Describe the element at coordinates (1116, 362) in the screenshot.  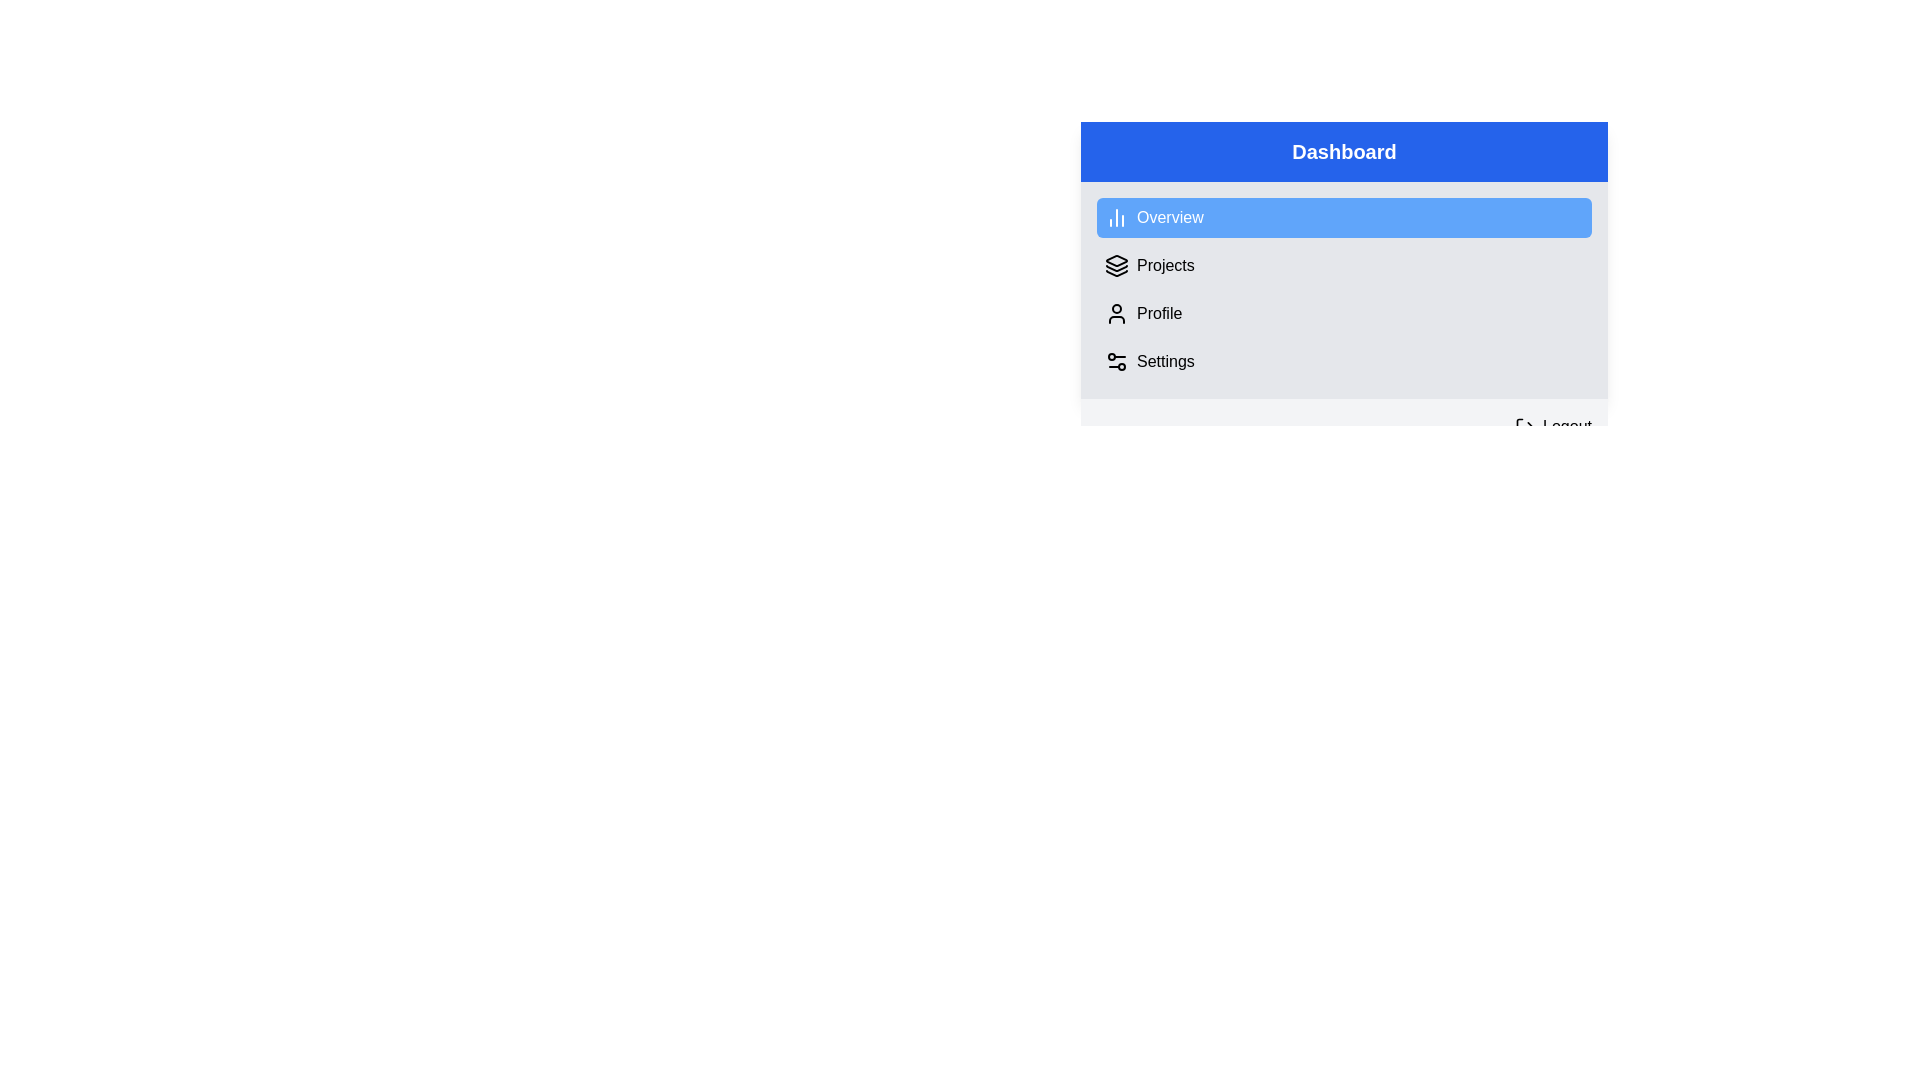
I see `the 'Settings' menu icon, which resembles two vertical sliders with circular knobs, located to the left of the text 'Settings'` at that location.